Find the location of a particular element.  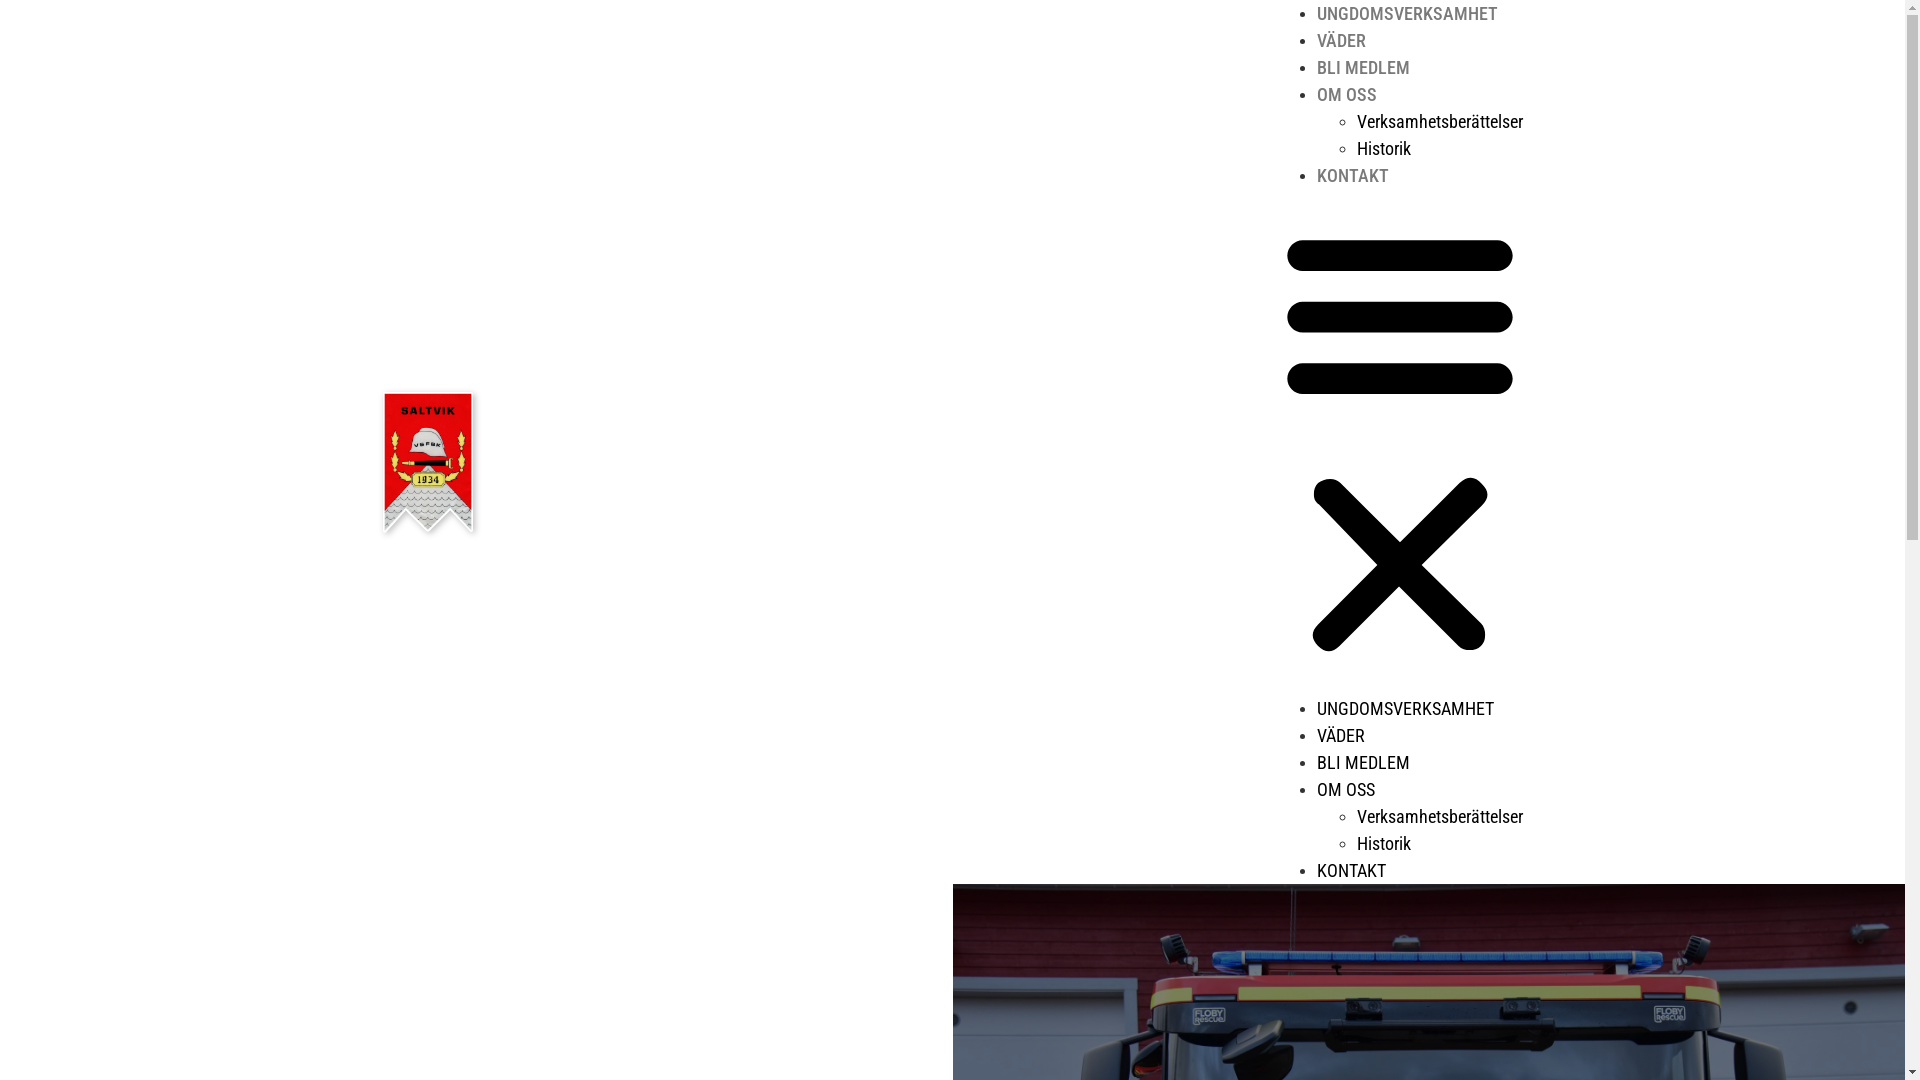

'OM OSS' is located at coordinates (1345, 94).